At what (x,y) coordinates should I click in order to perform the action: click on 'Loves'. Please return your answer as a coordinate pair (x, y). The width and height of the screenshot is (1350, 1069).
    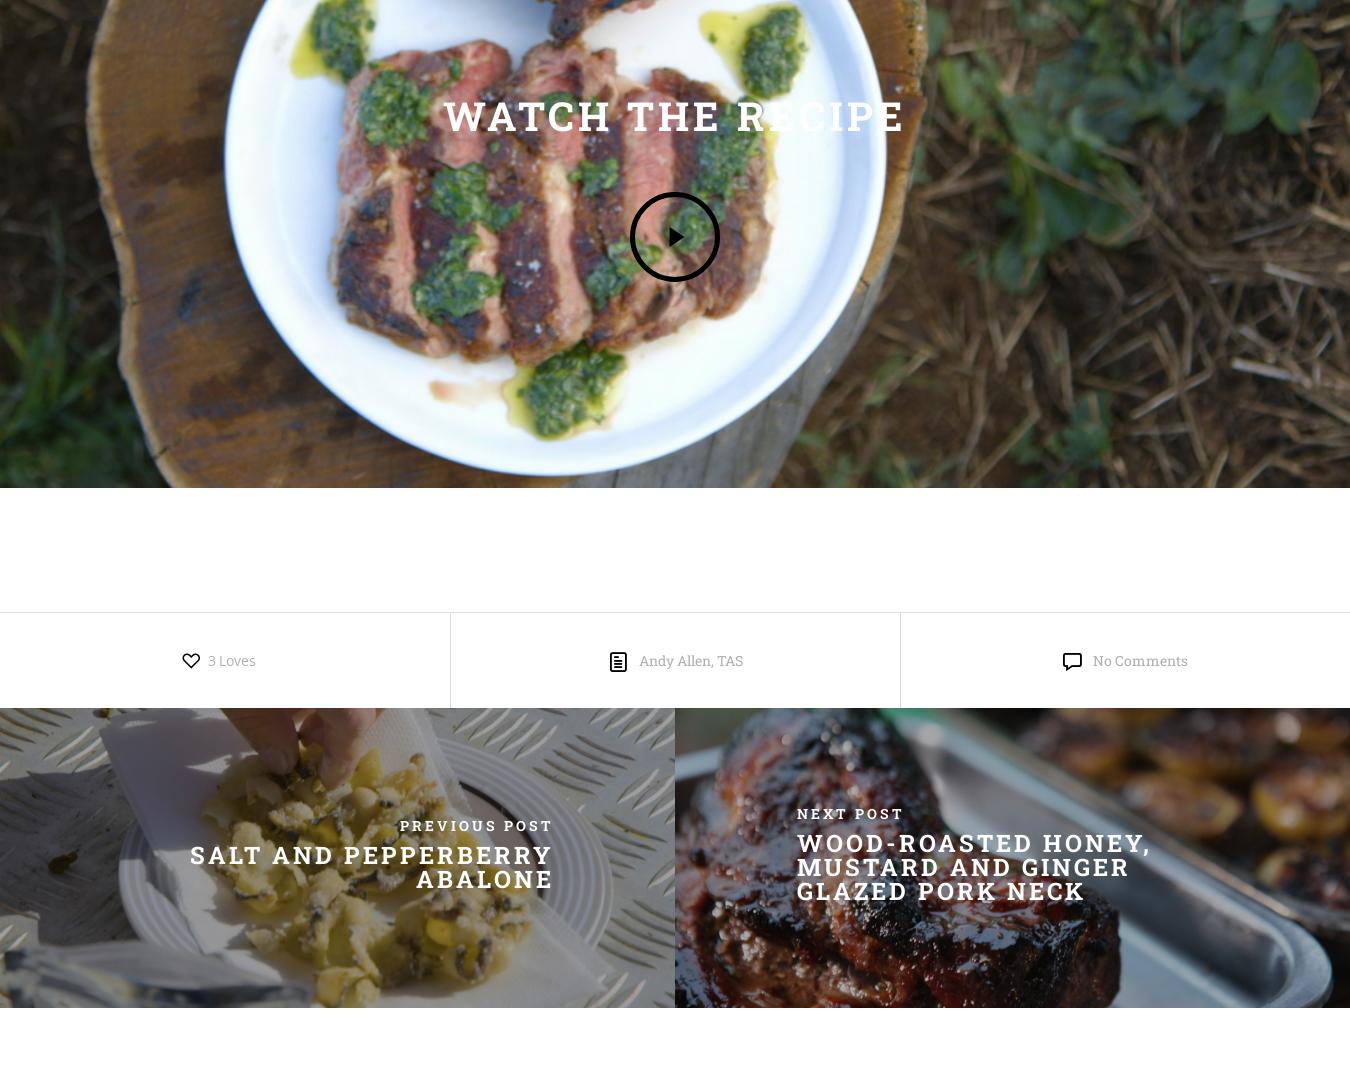
    Looking at the image, I should click on (235, 659).